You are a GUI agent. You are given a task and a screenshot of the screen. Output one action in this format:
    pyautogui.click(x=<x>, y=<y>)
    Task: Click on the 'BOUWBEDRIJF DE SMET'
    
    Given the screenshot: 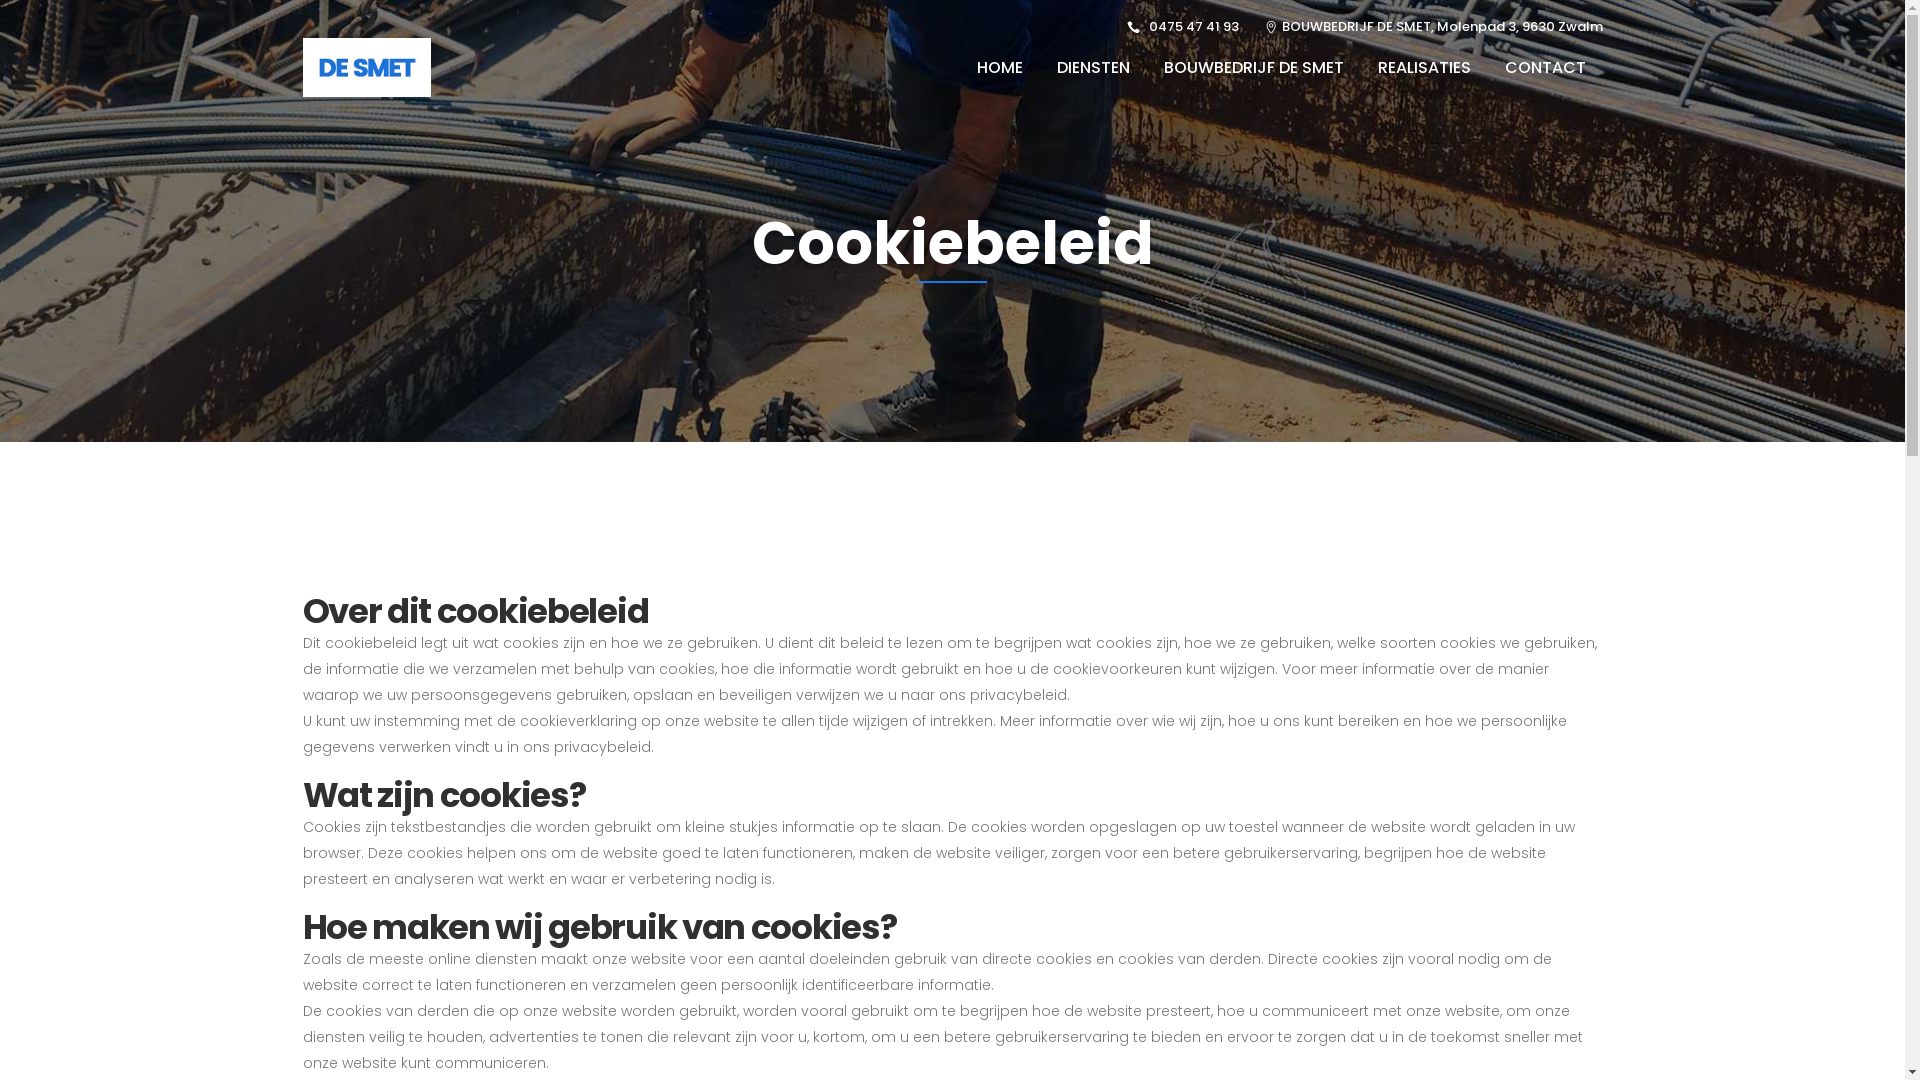 What is the action you would take?
    pyautogui.click(x=1146, y=66)
    